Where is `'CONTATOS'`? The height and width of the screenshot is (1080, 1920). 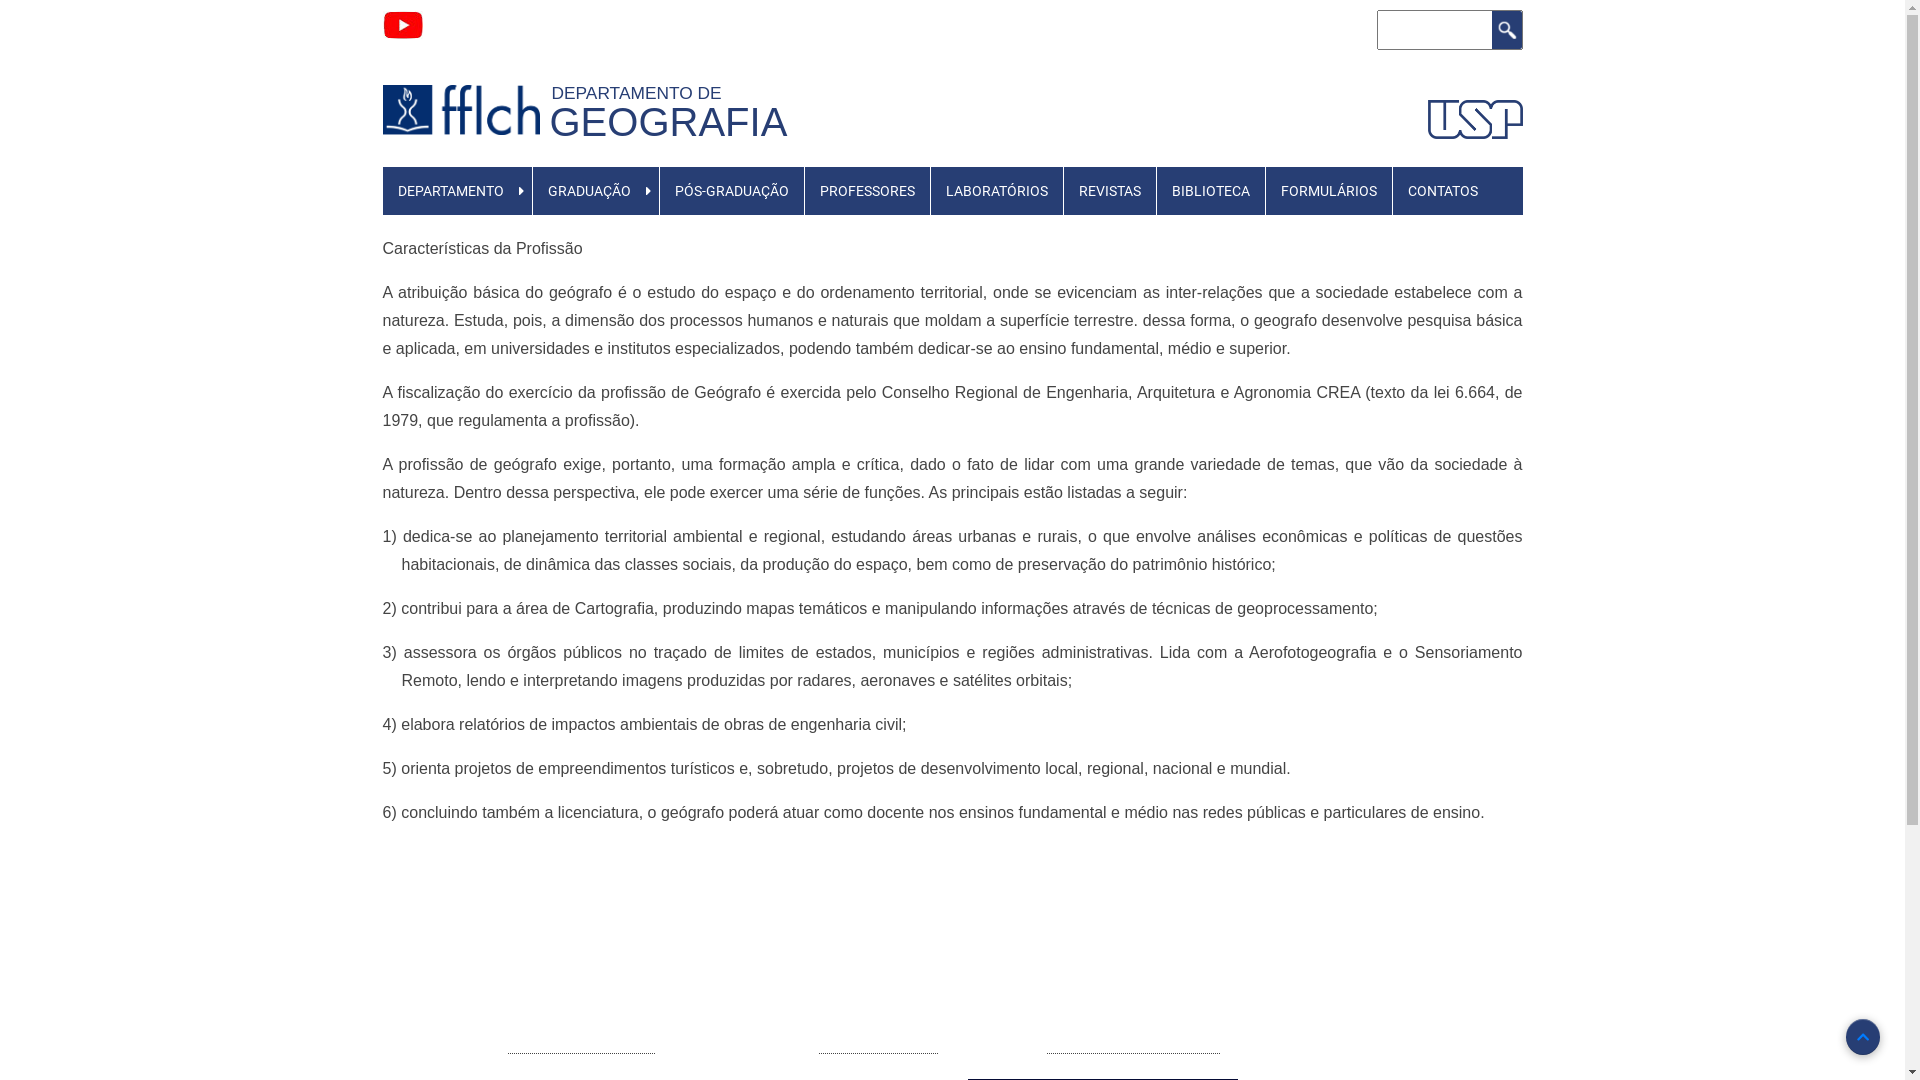 'CONTATOS' is located at coordinates (1391, 191).